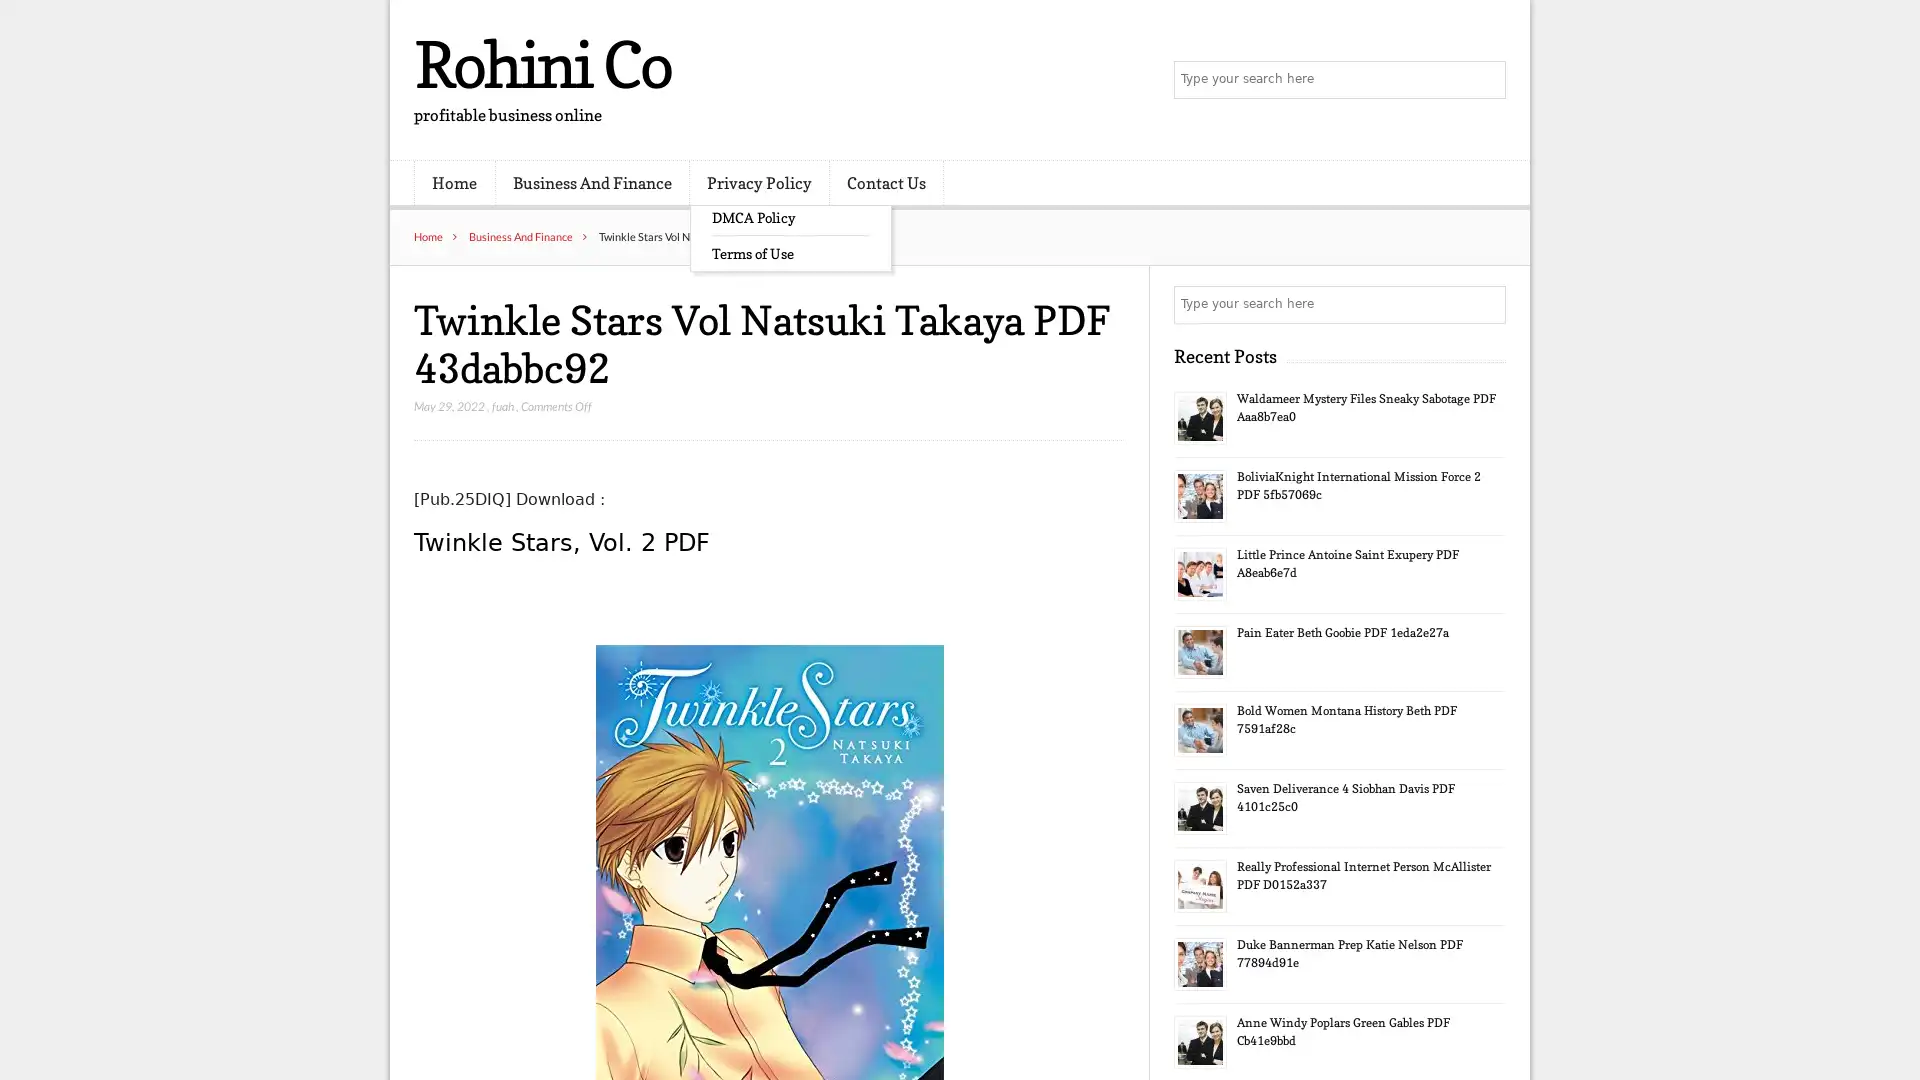  Describe the element at coordinates (1485, 304) in the screenshot. I see `Search` at that location.